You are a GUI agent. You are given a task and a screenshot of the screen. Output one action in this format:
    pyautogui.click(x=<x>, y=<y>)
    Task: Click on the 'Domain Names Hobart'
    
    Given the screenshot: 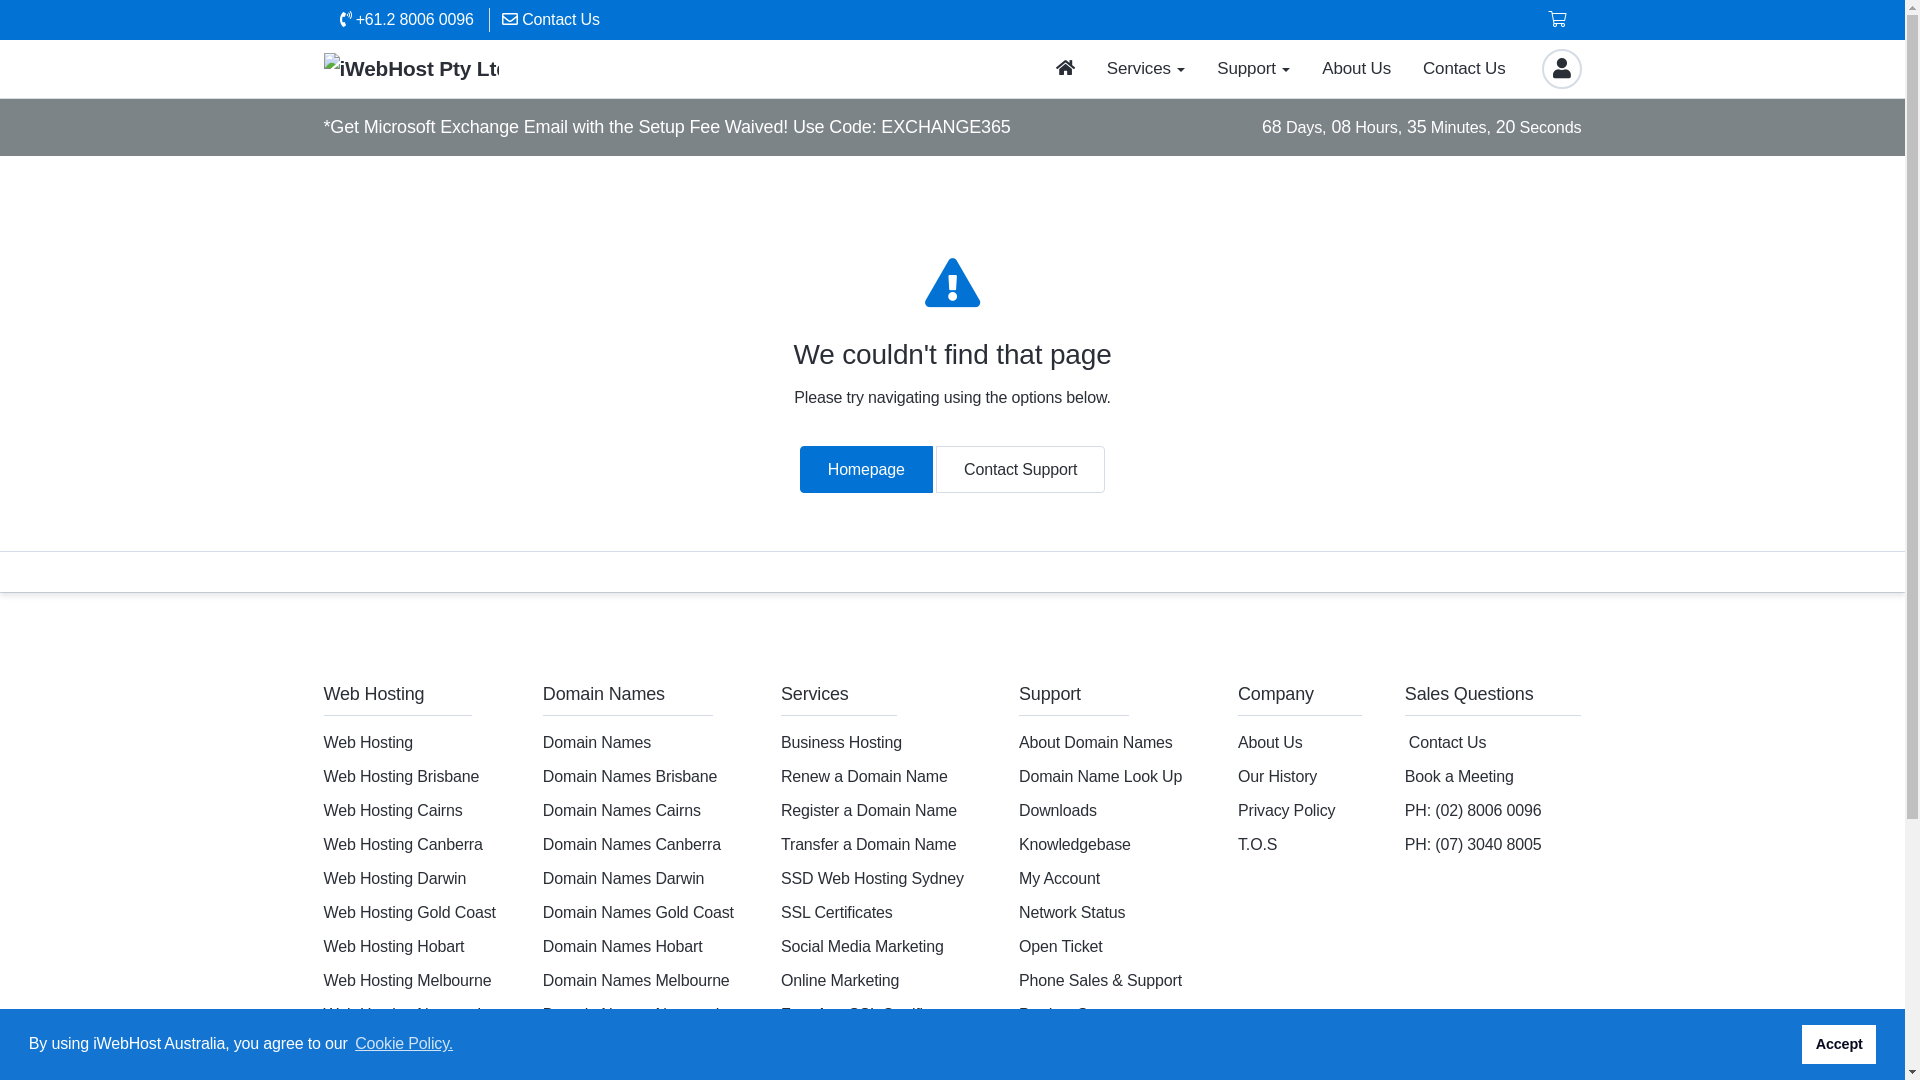 What is the action you would take?
    pyautogui.click(x=622, y=945)
    